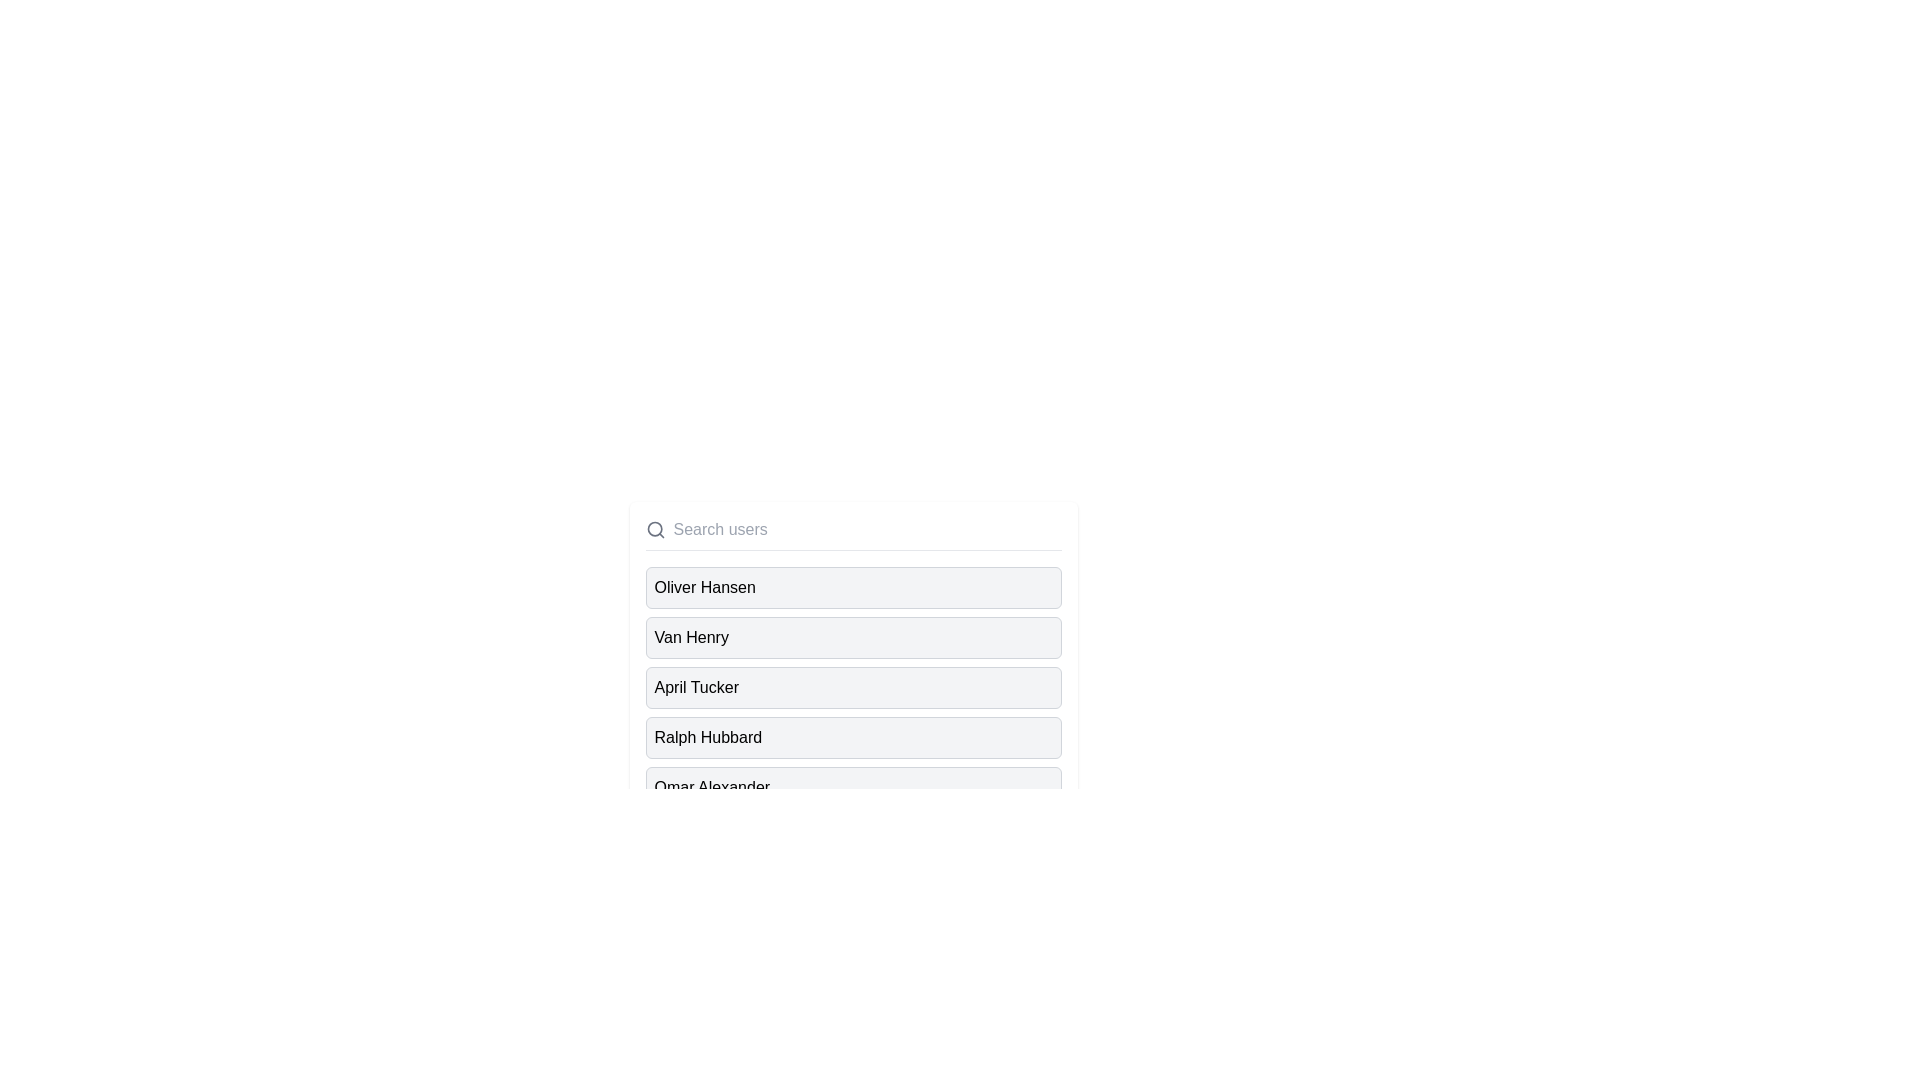  Describe the element at coordinates (696, 686) in the screenshot. I see `the text label 'April Tucker' which is displayed in a button-like list item with a light gray background, located as the third element in a vertical list` at that location.